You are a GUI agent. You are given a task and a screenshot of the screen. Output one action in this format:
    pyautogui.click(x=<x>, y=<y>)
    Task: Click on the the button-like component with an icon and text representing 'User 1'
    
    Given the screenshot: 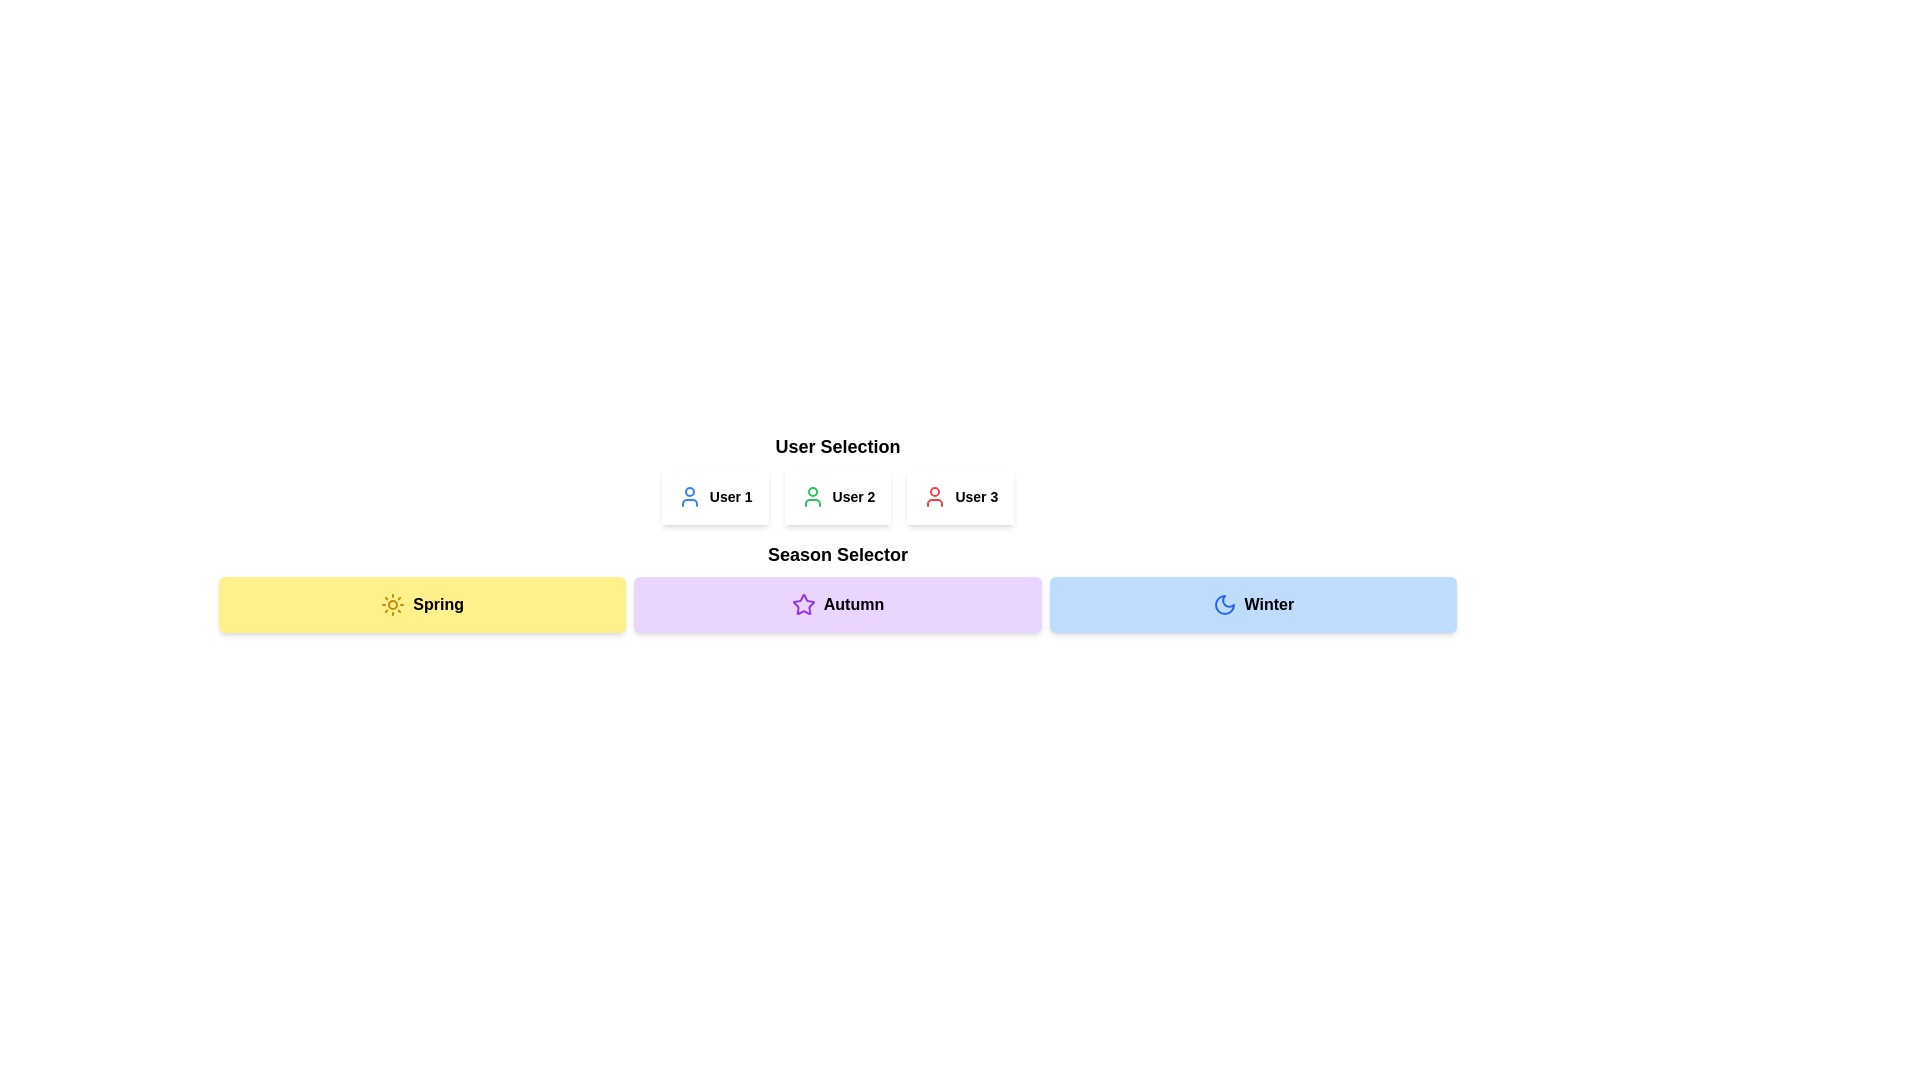 What is the action you would take?
    pyautogui.click(x=715, y=496)
    